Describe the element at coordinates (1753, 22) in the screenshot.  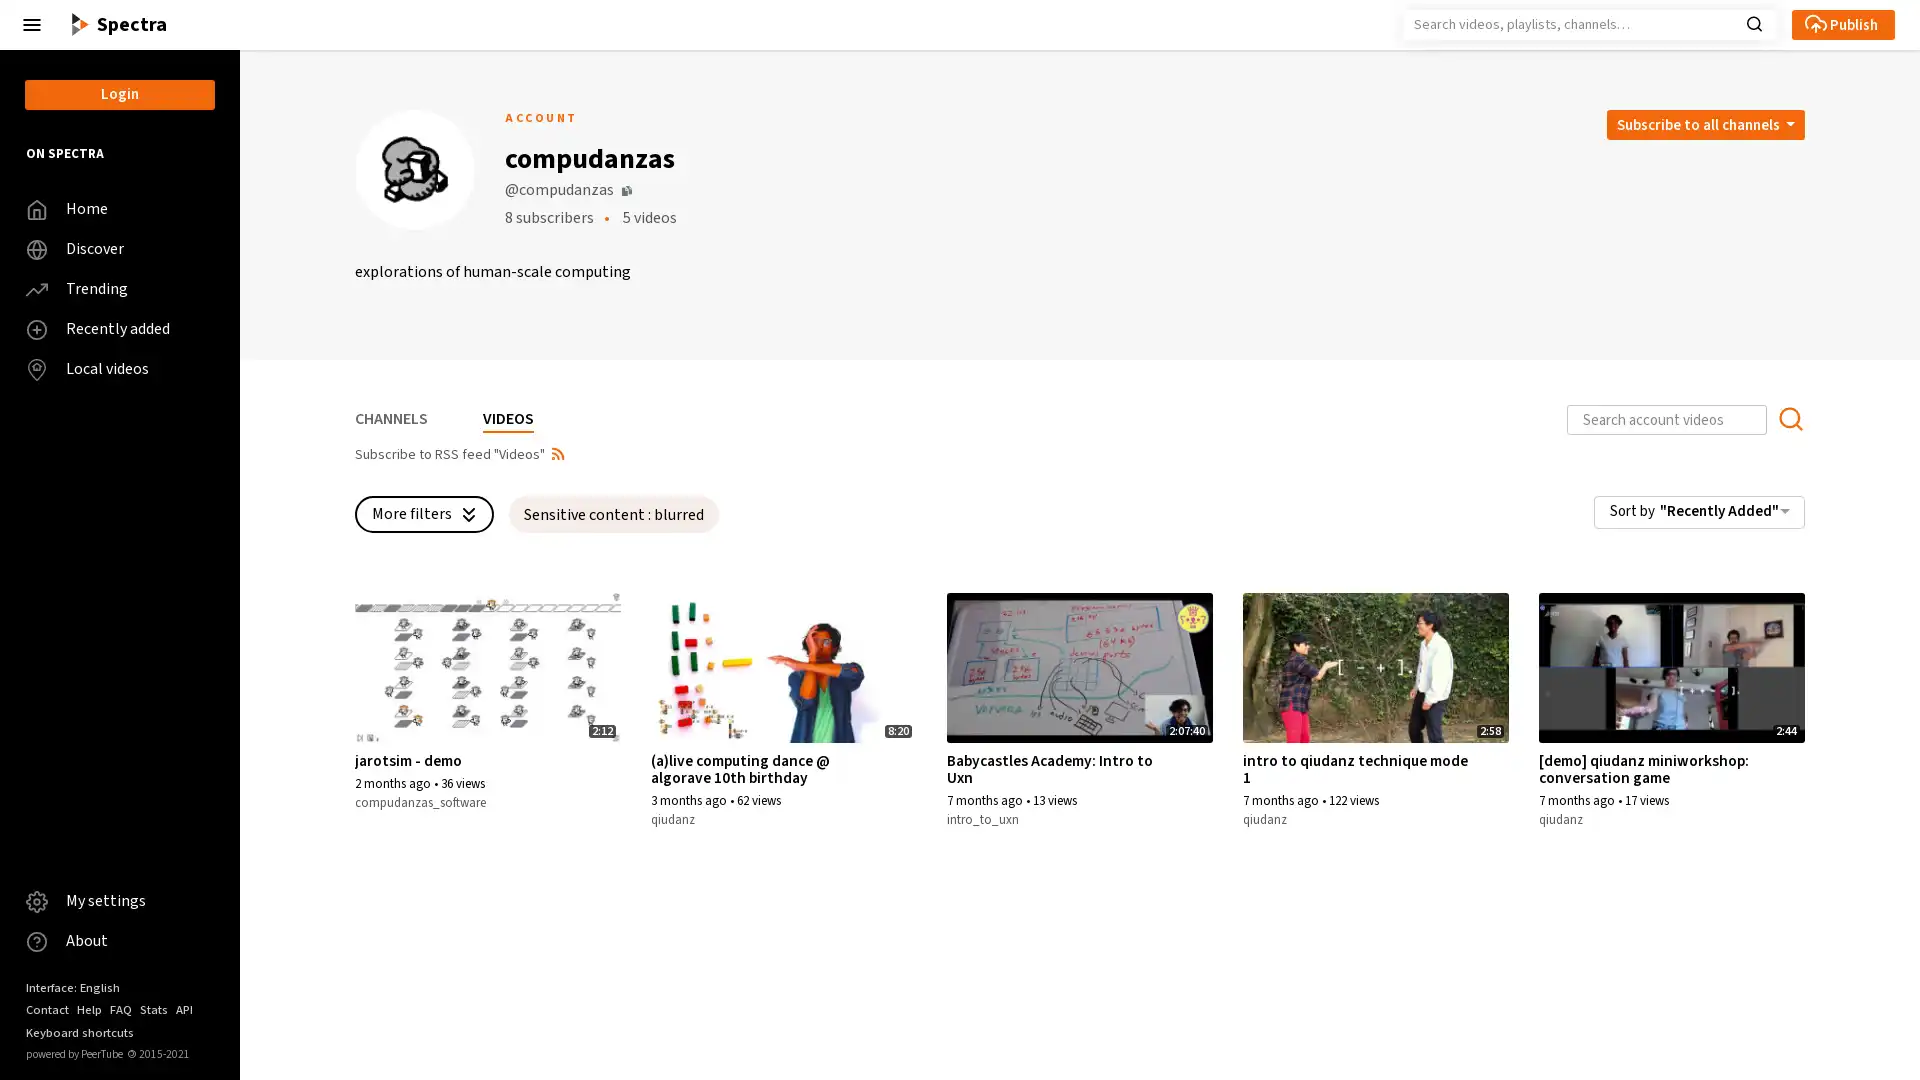
I see `Search` at that location.